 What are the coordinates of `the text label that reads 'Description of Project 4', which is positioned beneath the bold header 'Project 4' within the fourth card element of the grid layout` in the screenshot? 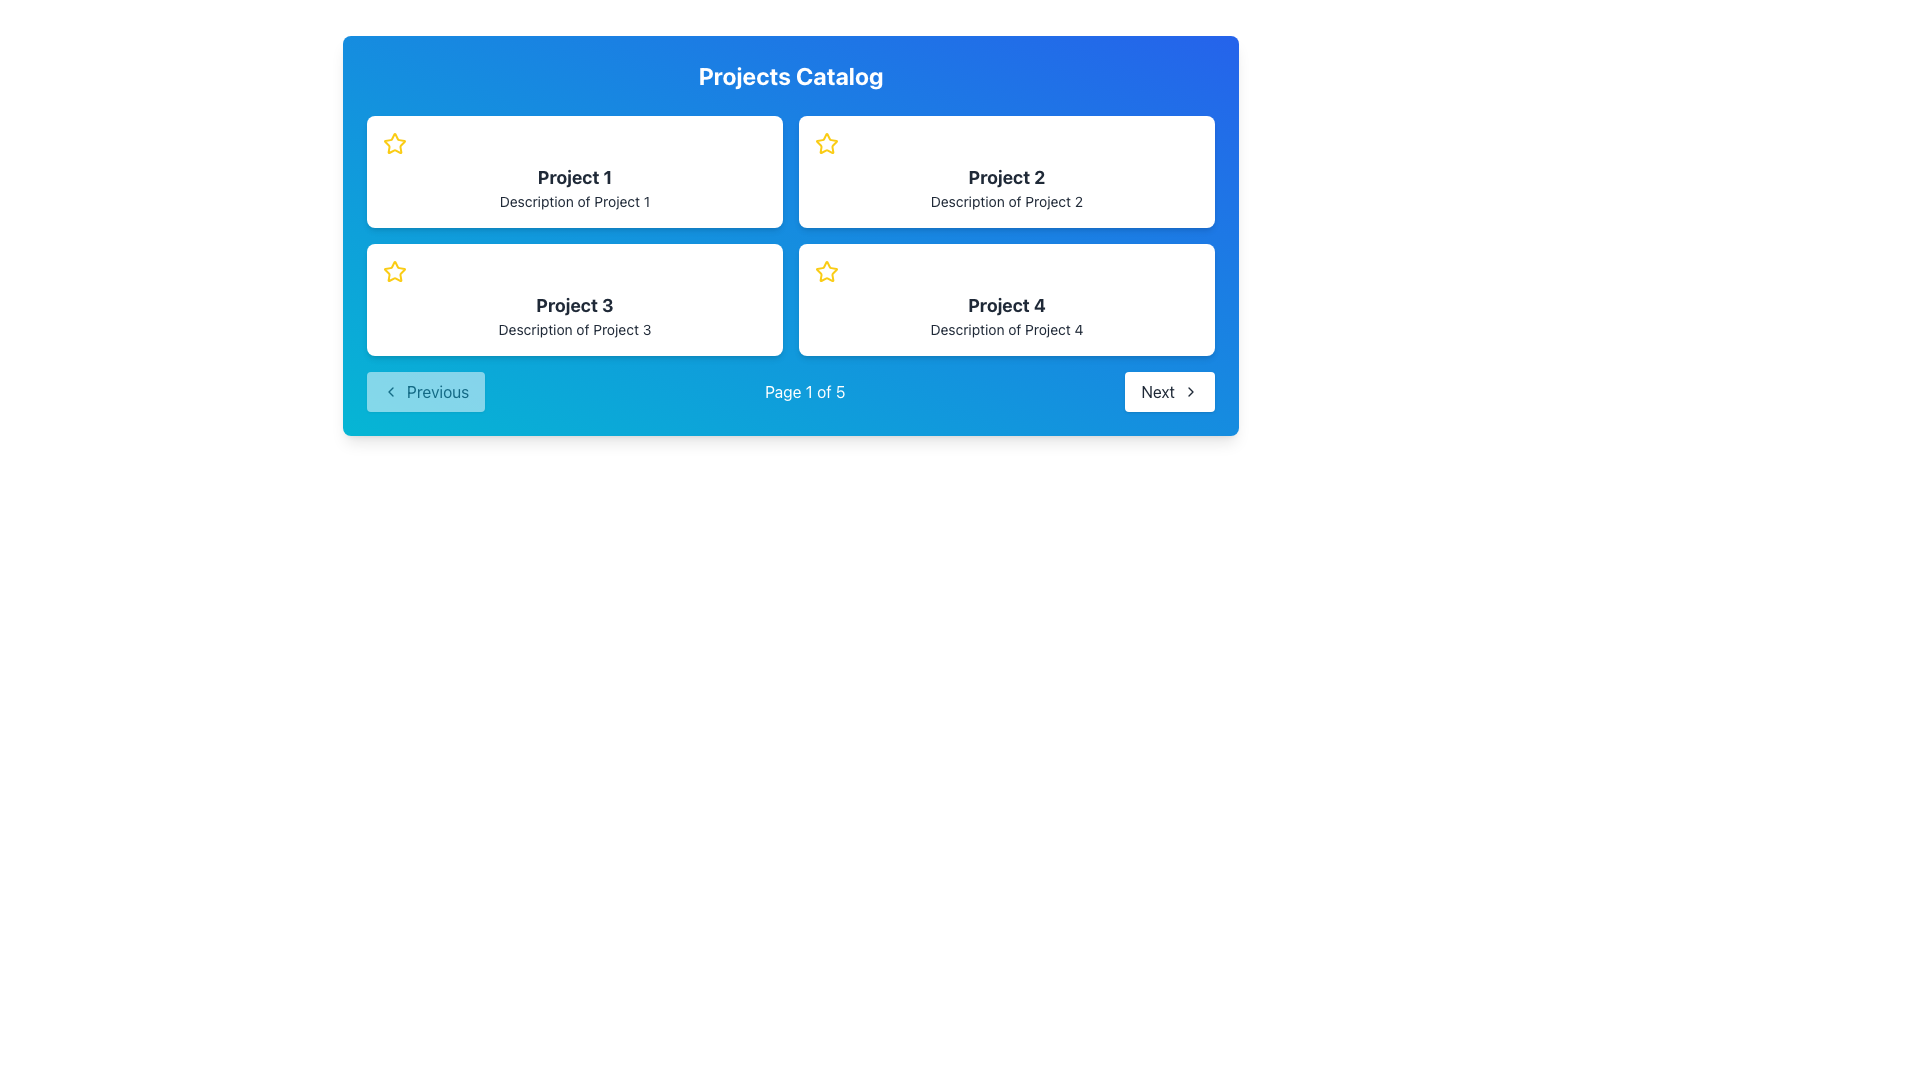 It's located at (1007, 329).